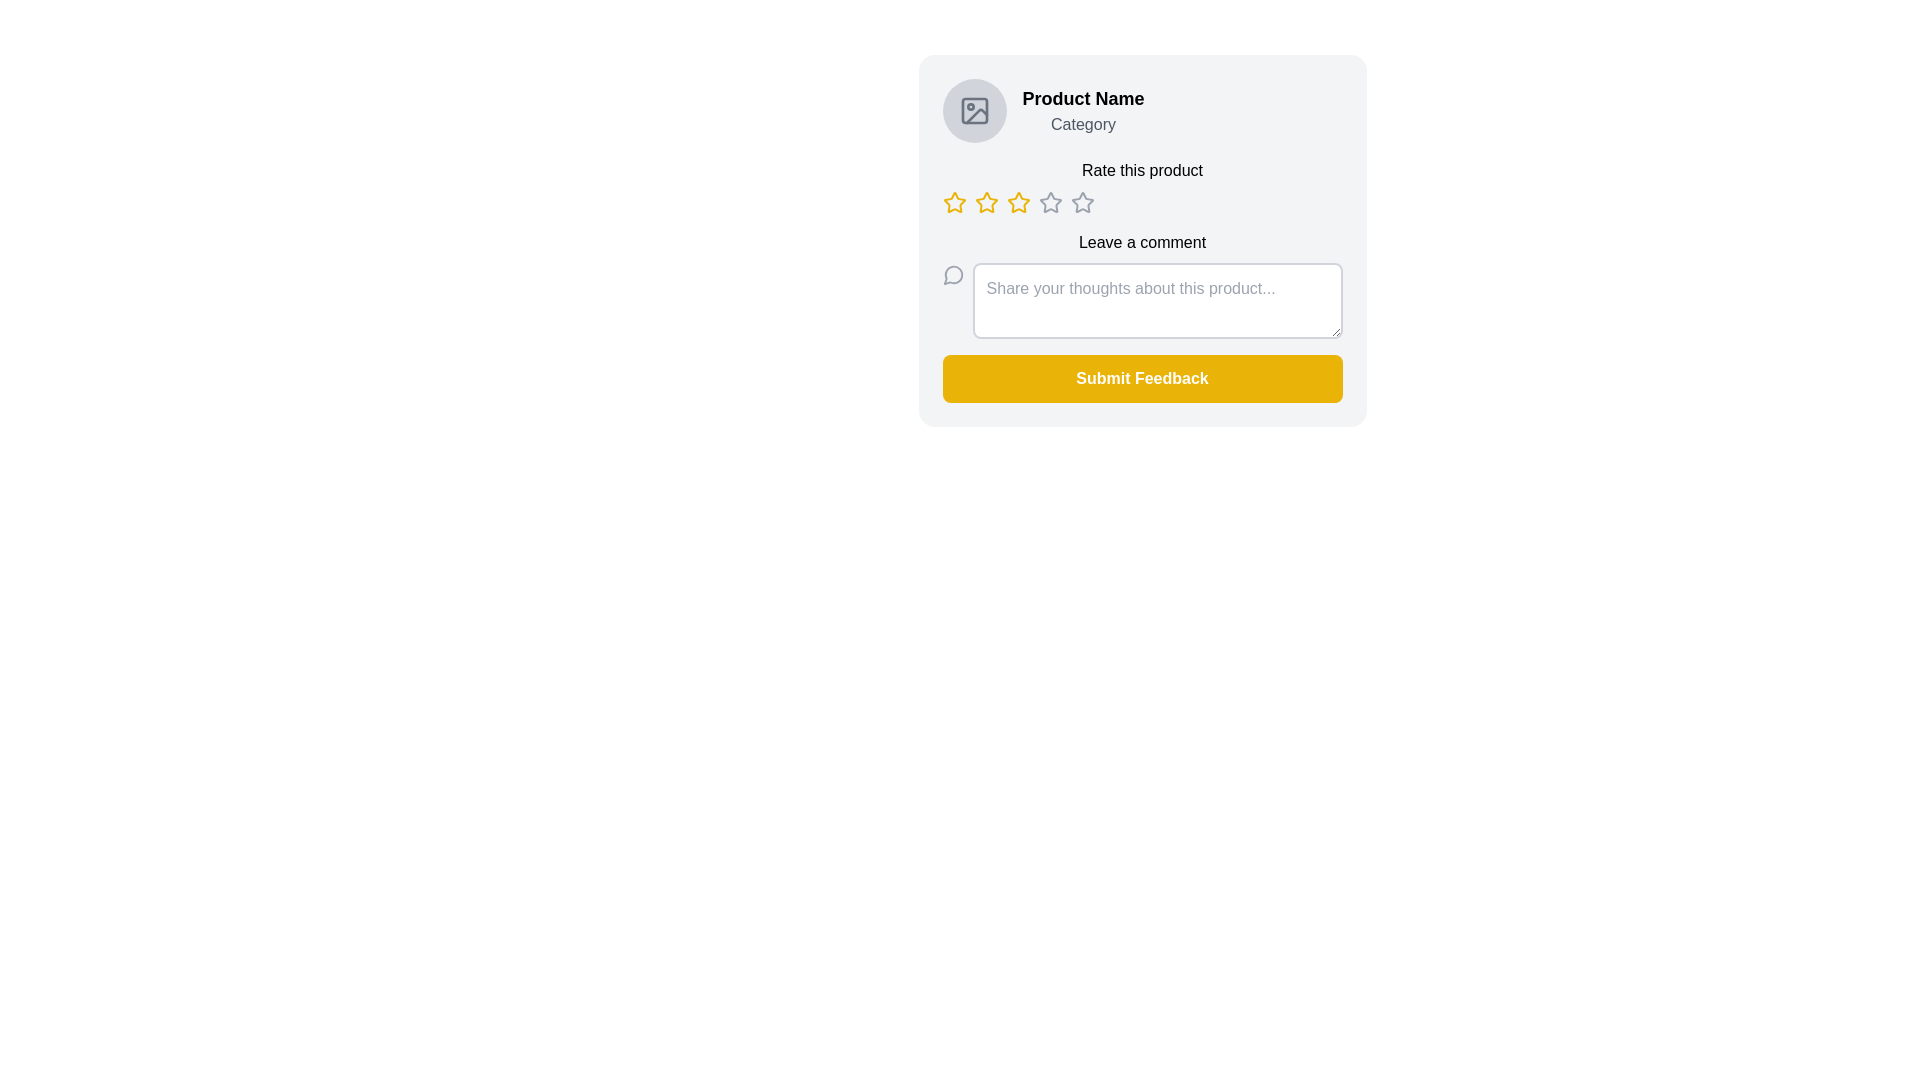 This screenshot has height=1080, width=1920. Describe the element at coordinates (1018, 203) in the screenshot. I see `the fourth star icon for rating, which is styled in yellow to indicate it is active` at that location.